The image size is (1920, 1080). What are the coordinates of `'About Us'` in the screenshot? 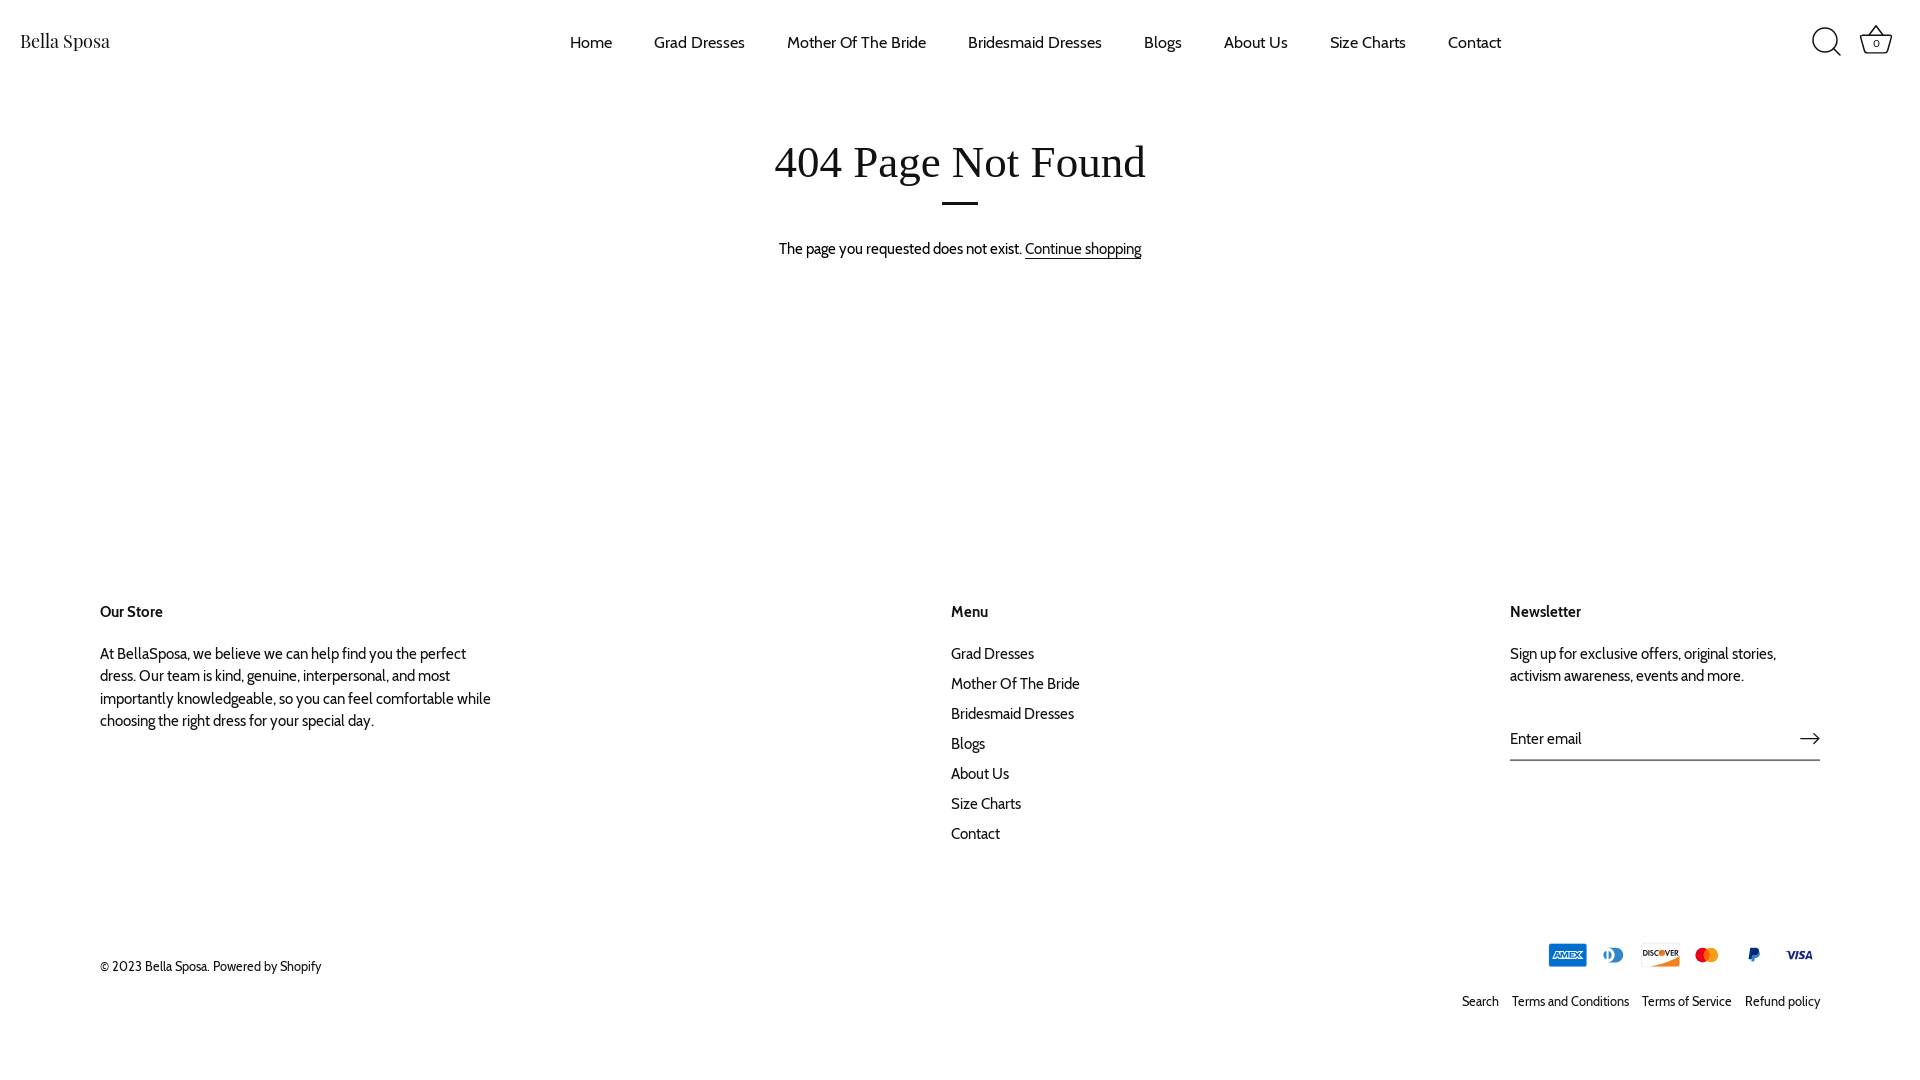 It's located at (979, 771).